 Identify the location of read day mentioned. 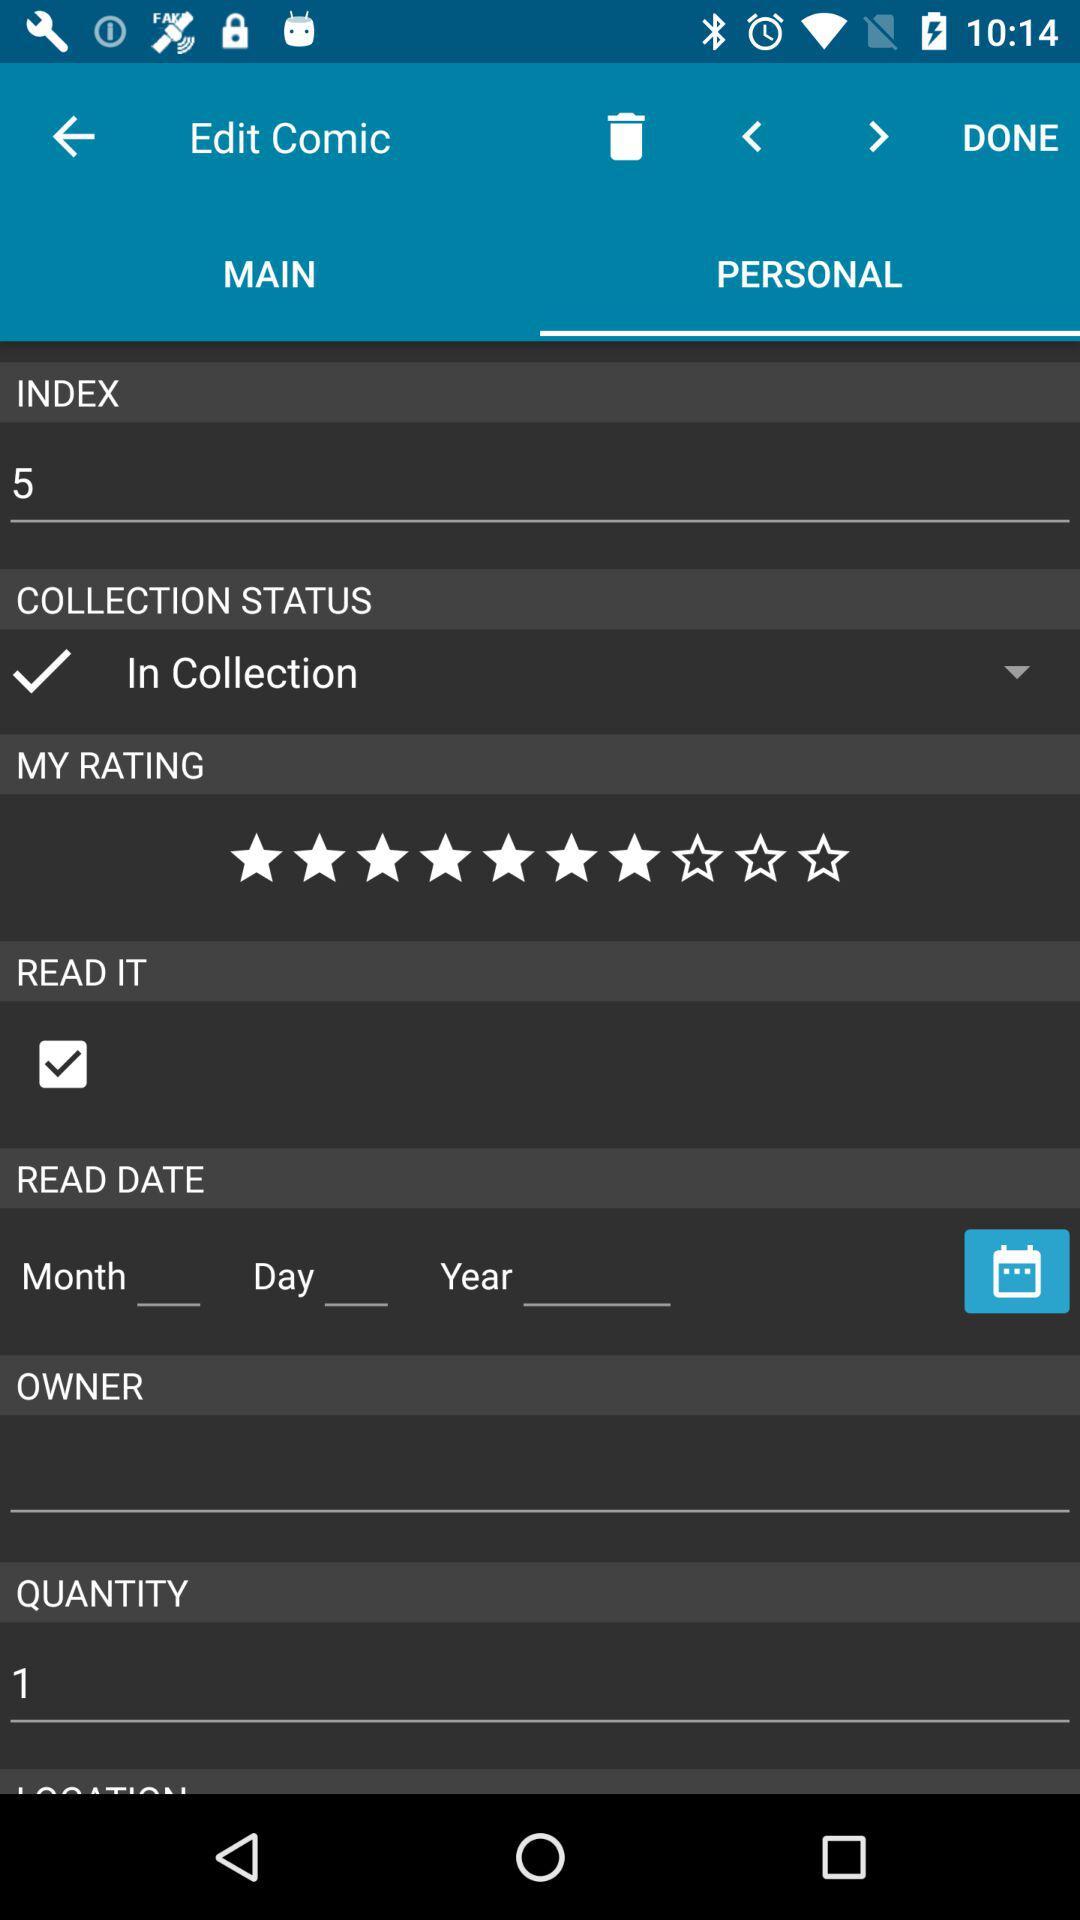
(355, 1266).